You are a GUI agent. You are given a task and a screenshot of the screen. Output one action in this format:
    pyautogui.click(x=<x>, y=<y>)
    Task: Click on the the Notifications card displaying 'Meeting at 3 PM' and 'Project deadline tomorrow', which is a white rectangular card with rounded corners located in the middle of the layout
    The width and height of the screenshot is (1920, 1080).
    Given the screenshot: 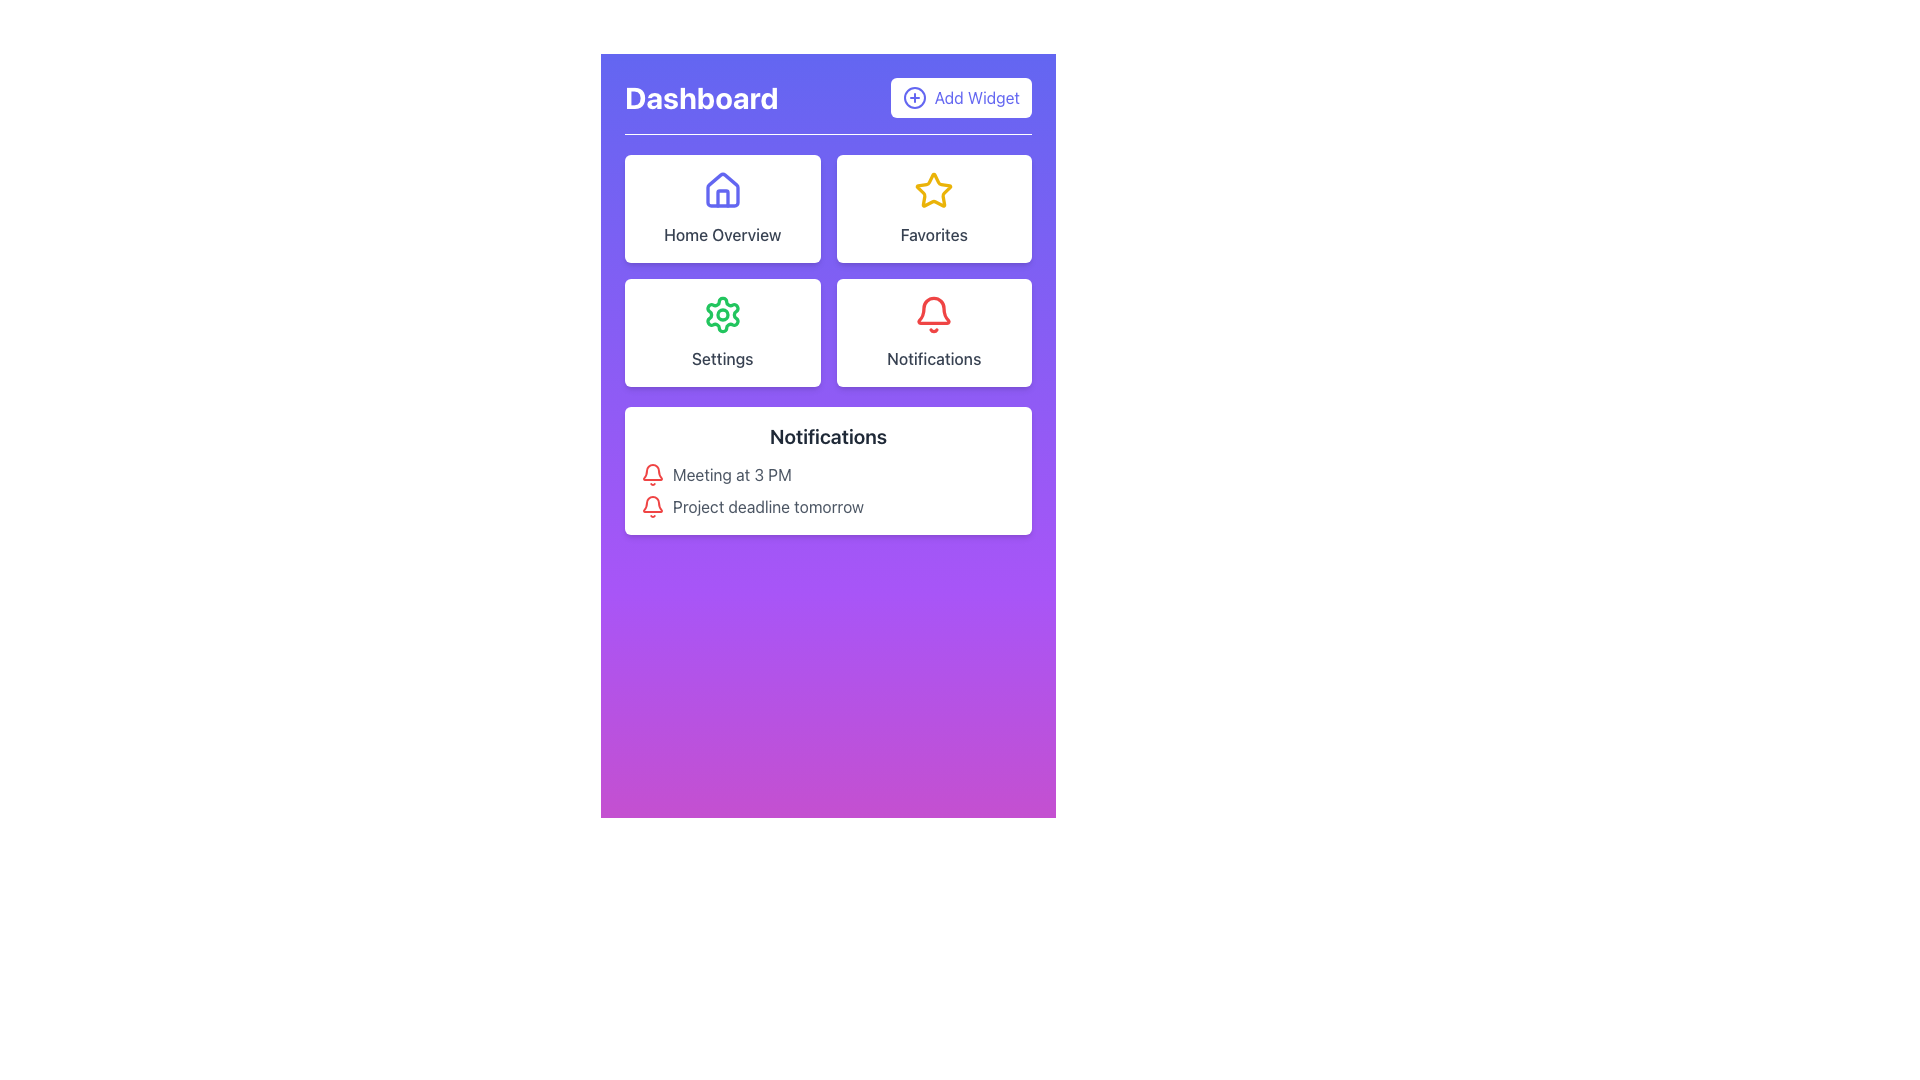 What is the action you would take?
    pyautogui.click(x=828, y=470)
    